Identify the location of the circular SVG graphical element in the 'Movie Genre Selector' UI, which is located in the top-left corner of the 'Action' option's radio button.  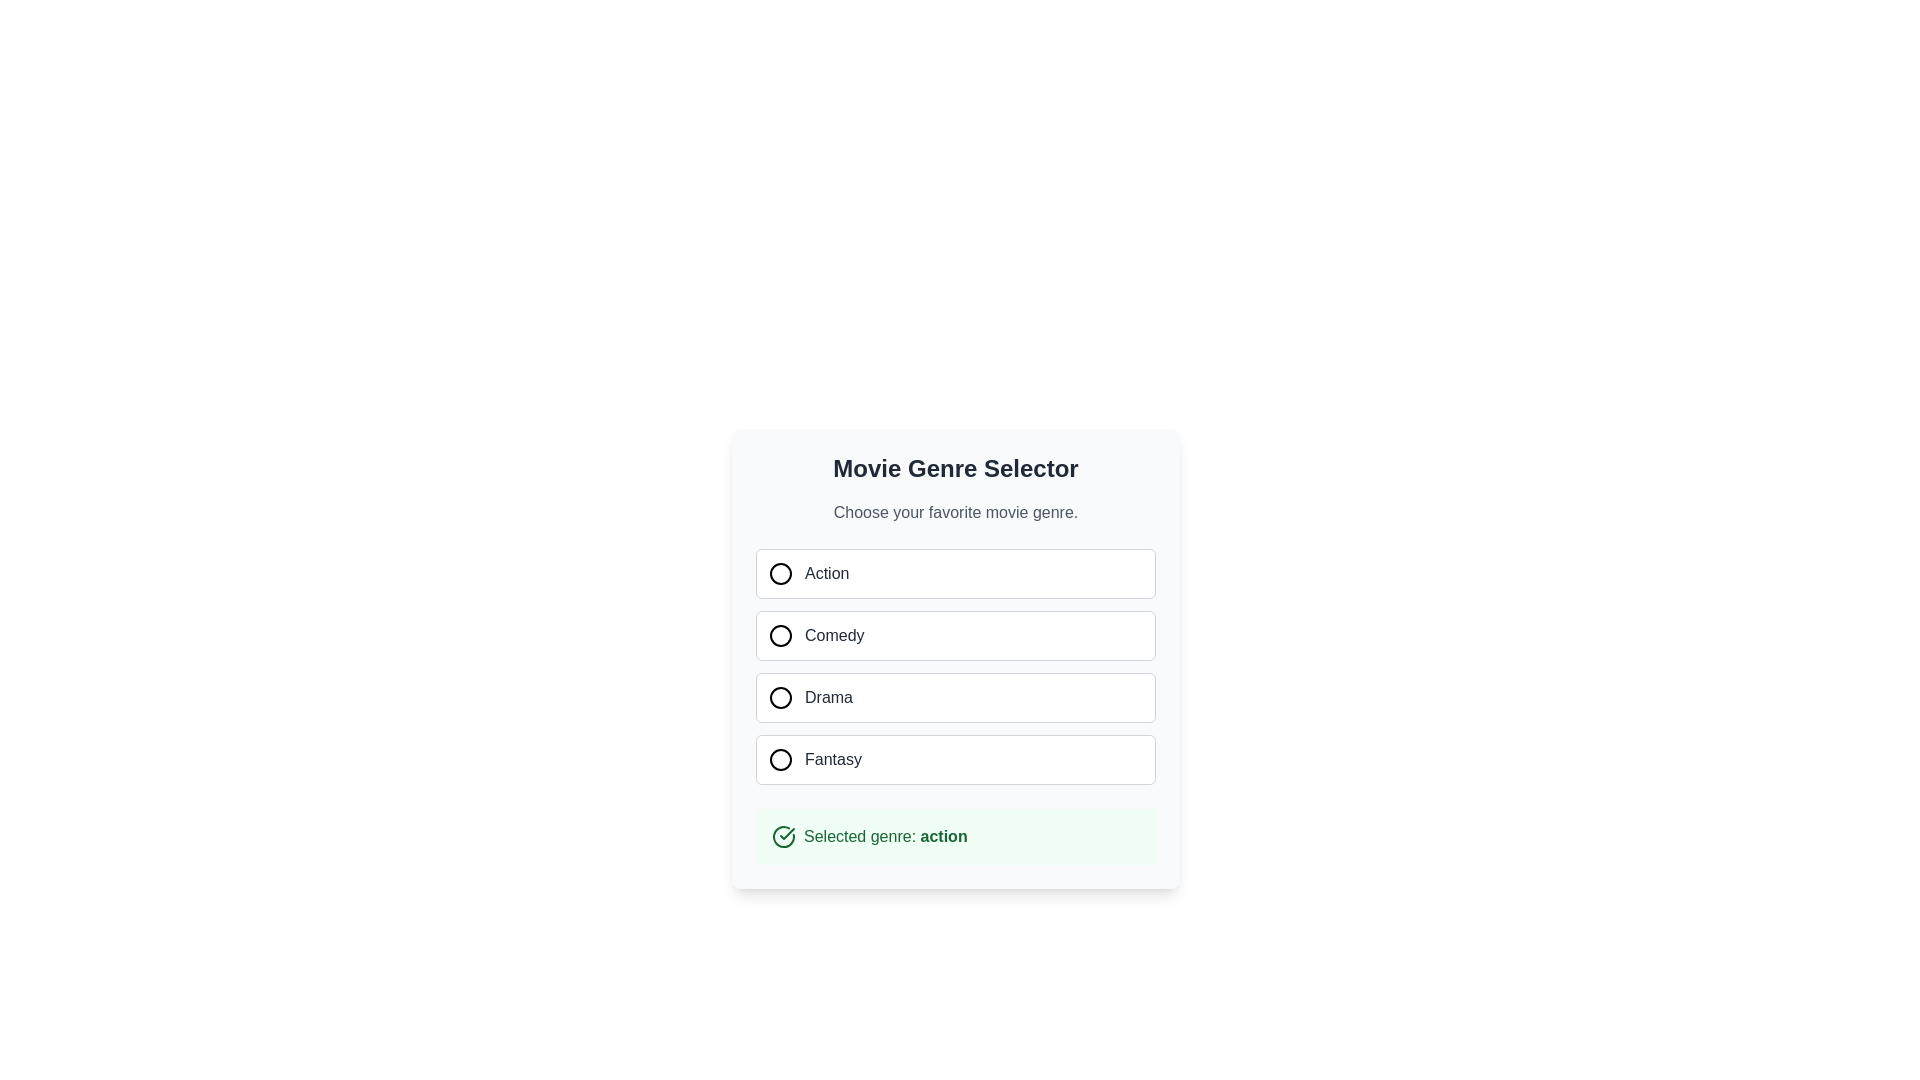
(780, 574).